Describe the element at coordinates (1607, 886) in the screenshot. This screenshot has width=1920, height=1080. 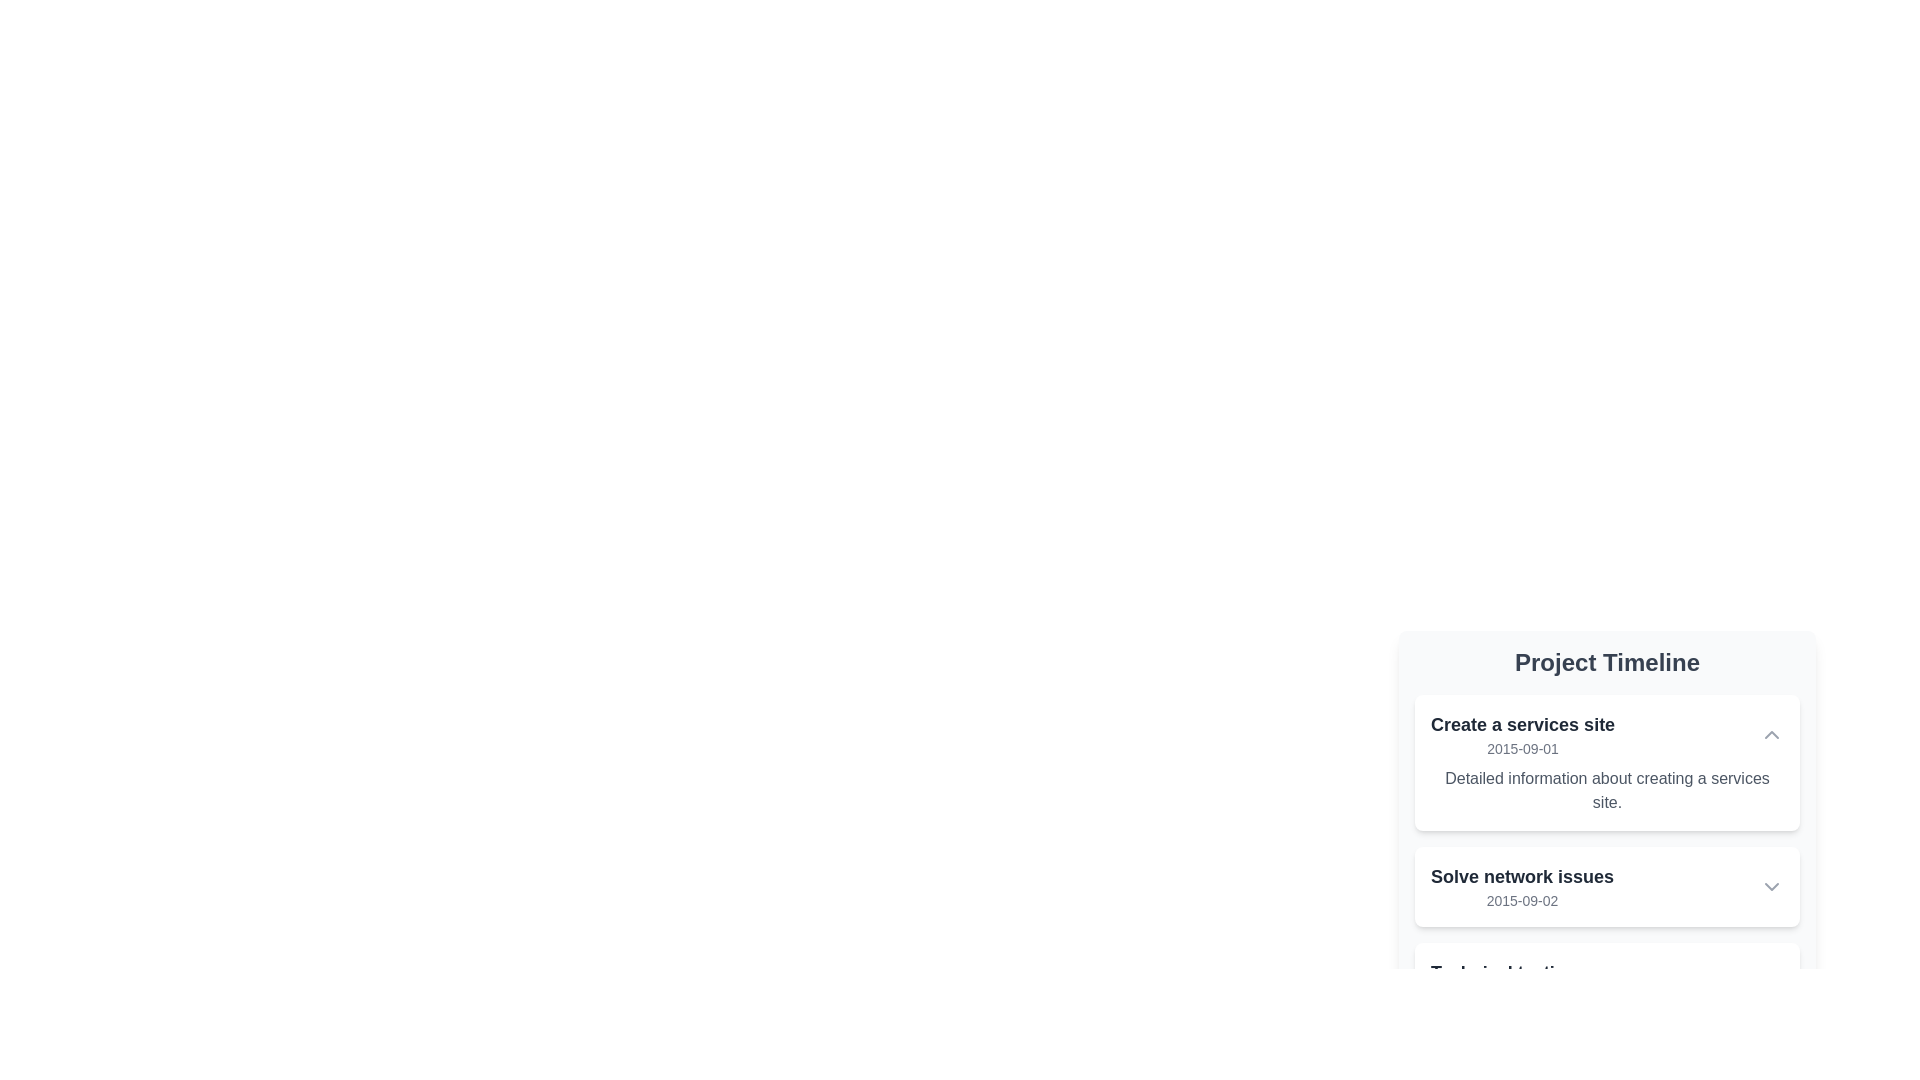
I see `the second Collapsible Card in the 'Project Timeline' section` at that location.